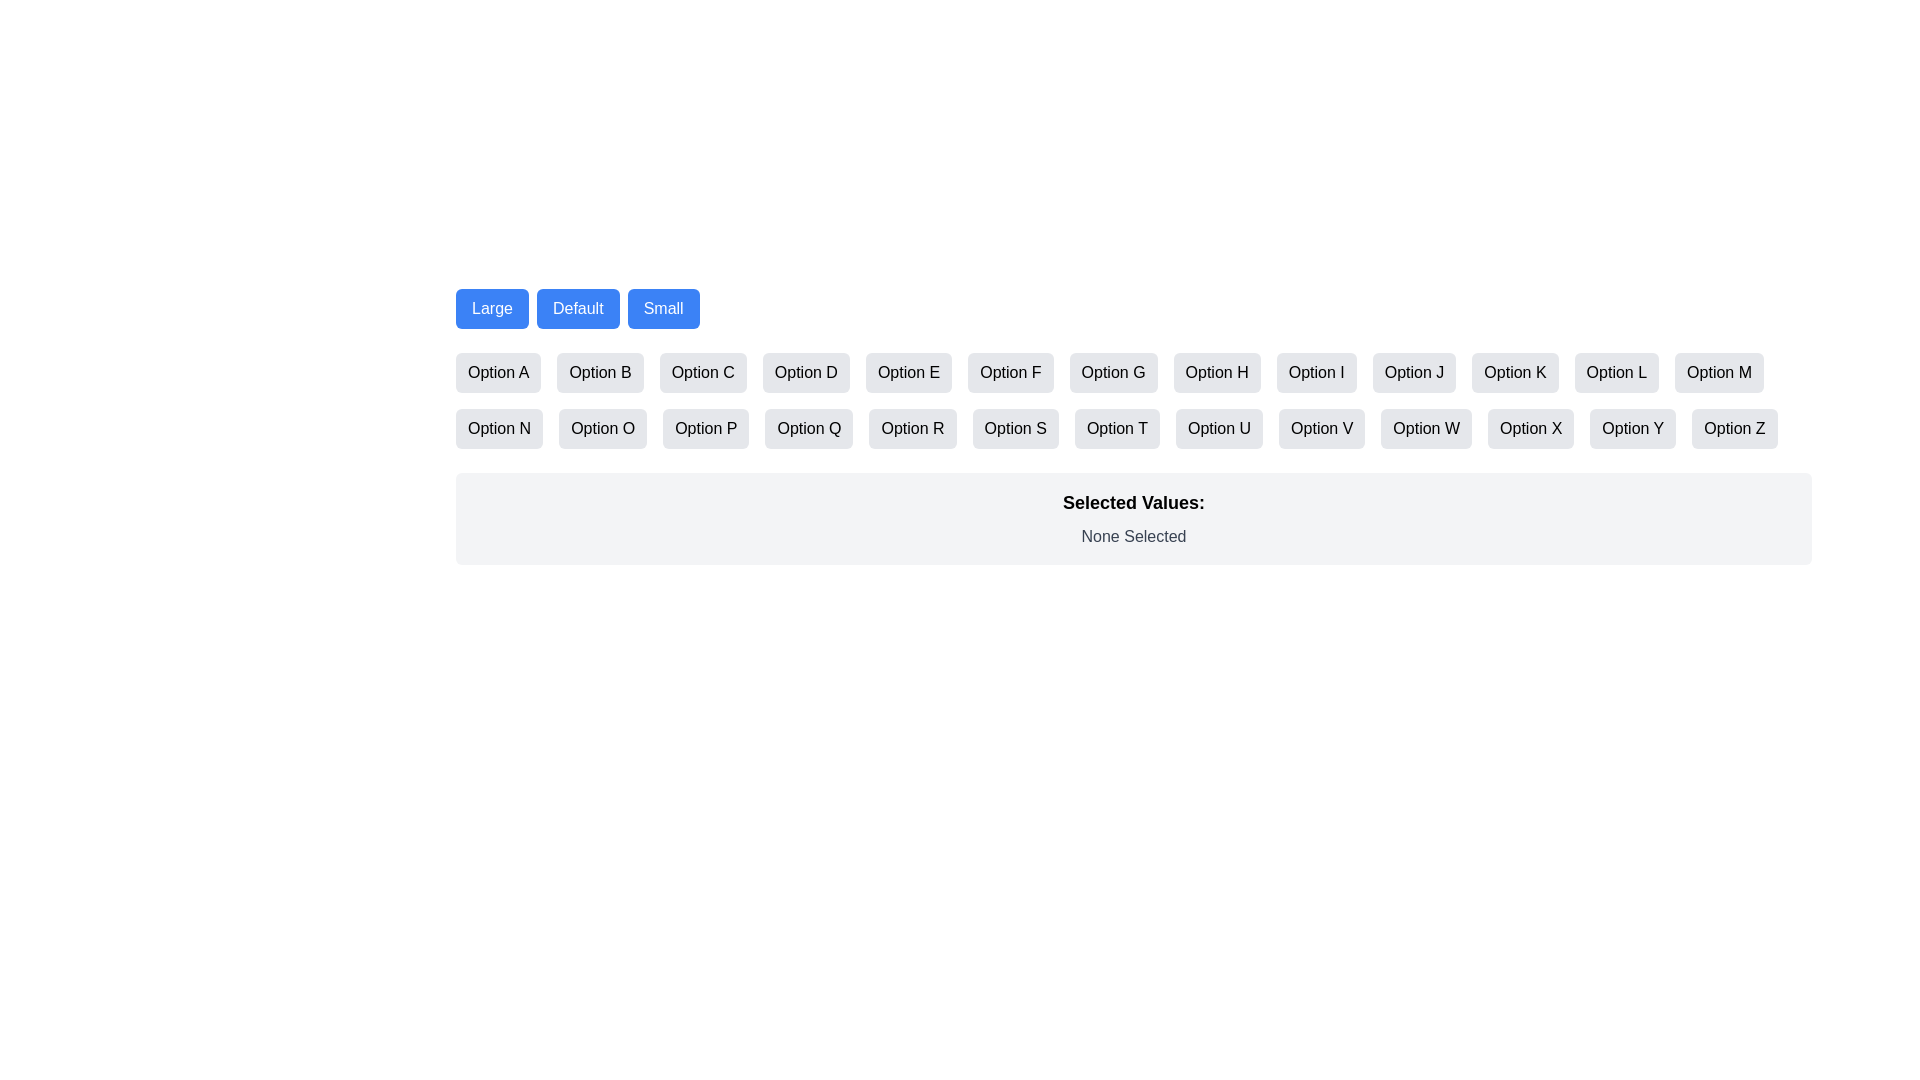 This screenshot has height=1080, width=1920. What do you see at coordinates (1515, 373) in the screenshot?
I see `the button labeled 'Option K', which is positioned between 'Option J' and 'Option L'` at bounding box center [1515, 373].